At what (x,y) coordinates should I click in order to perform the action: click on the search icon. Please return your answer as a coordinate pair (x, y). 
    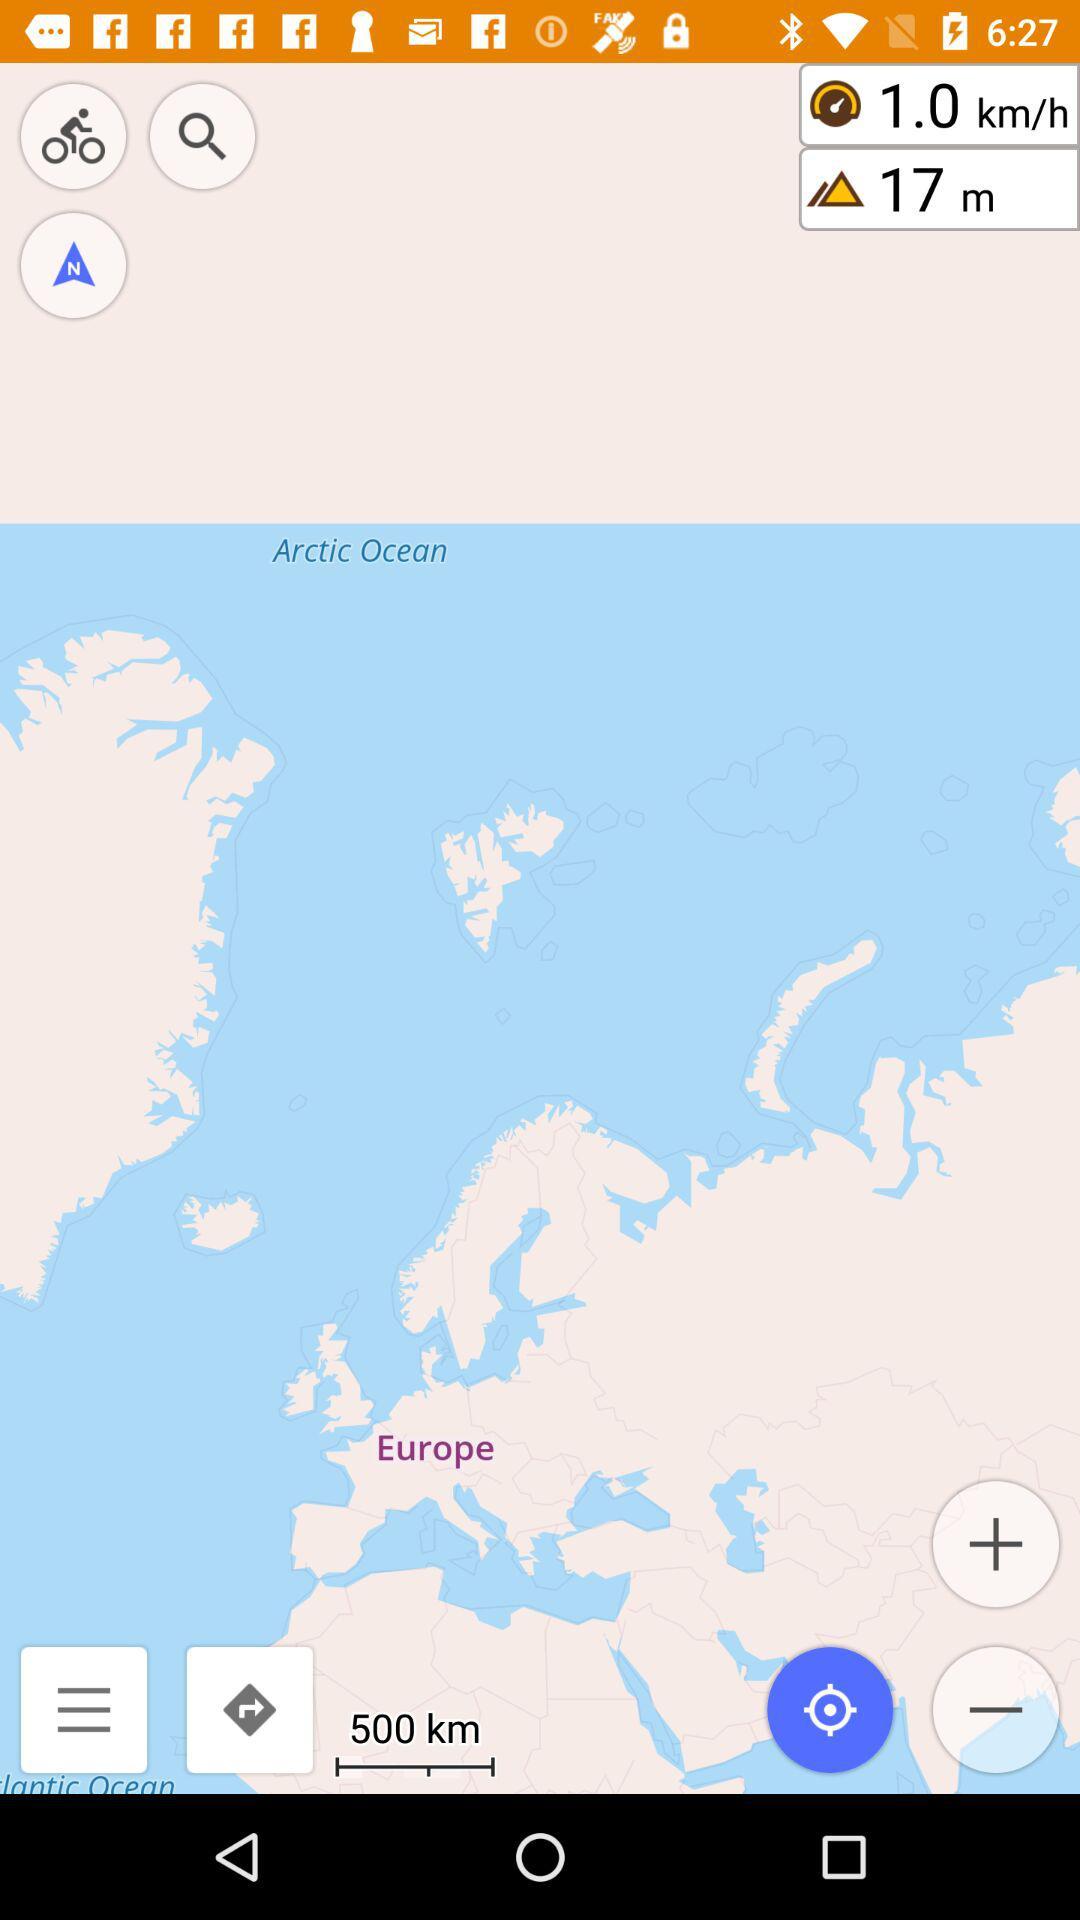
    Looking at the image, I should click on (202, 135).